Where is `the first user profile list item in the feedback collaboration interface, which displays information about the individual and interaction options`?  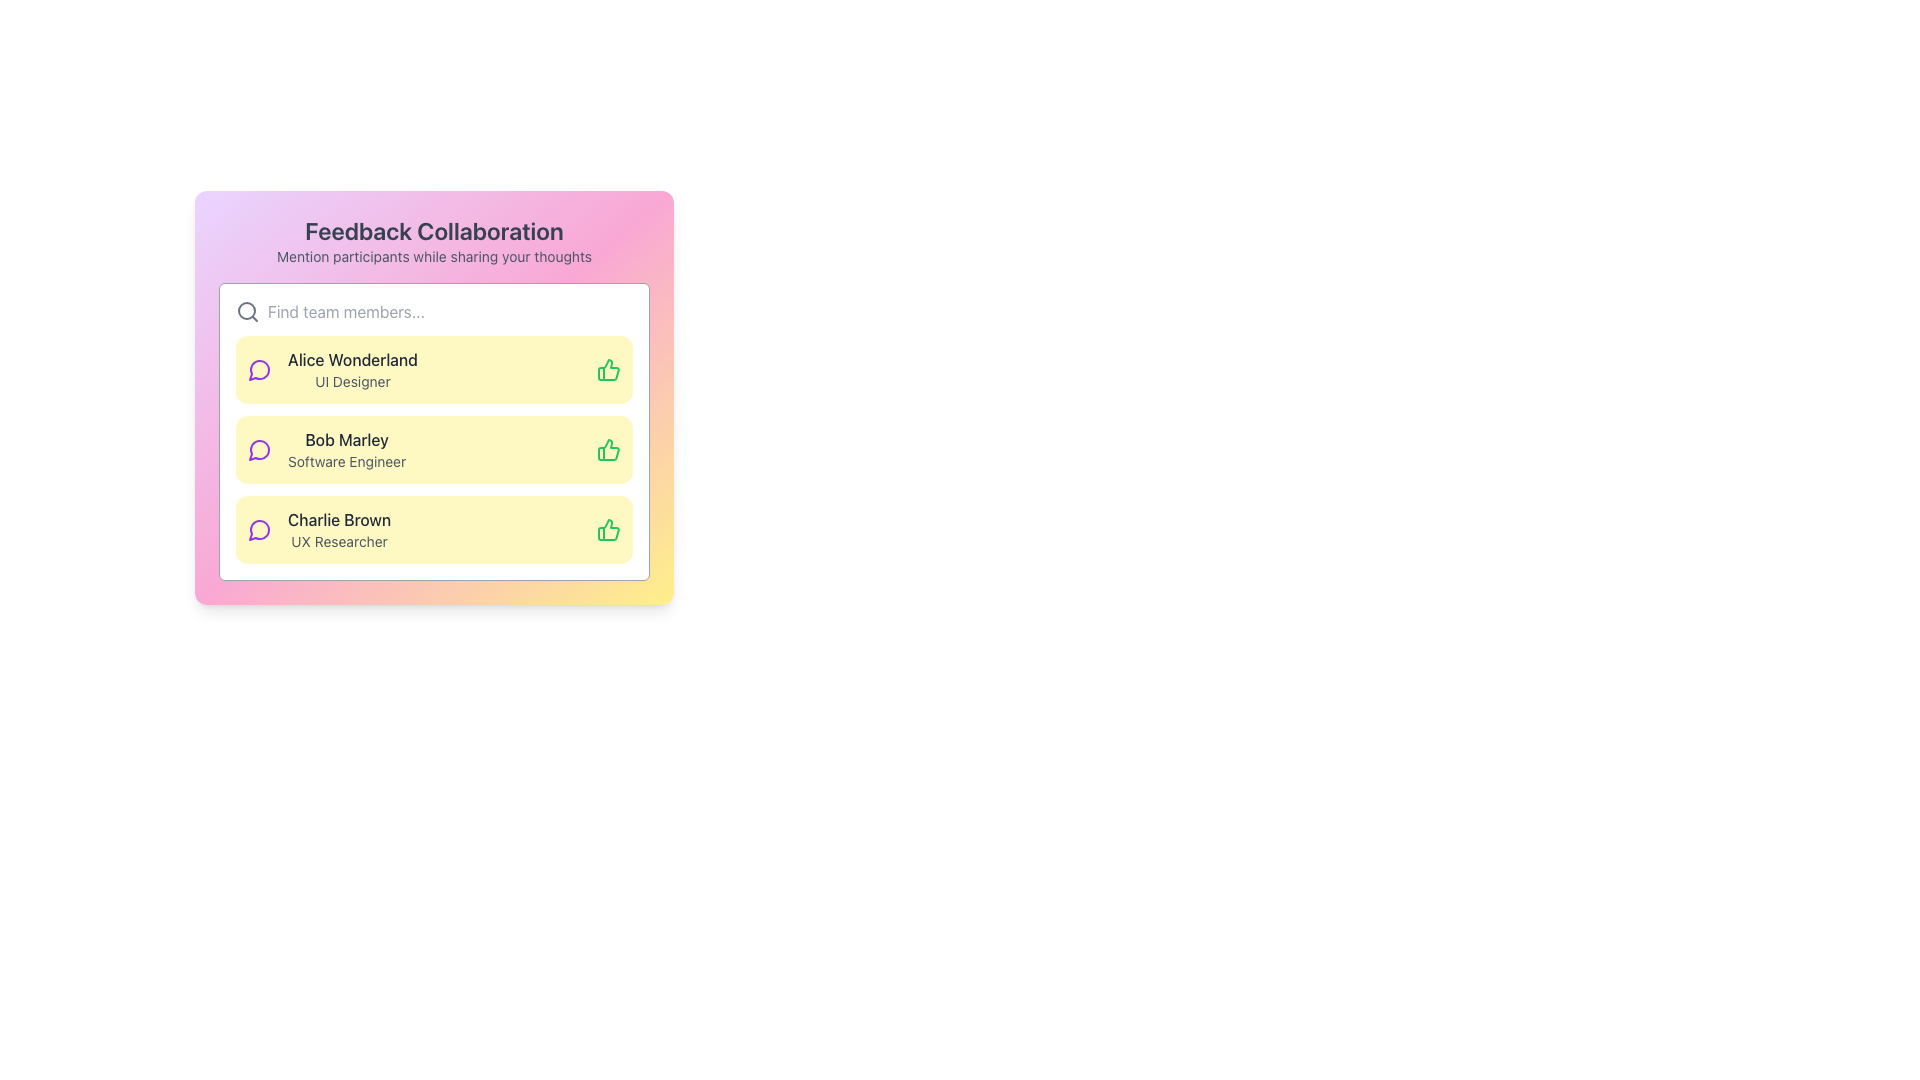 the first user profile list item in the feedback collaboration interface, which displays information about the individual and interaction options is located at coordinates (433, 370).